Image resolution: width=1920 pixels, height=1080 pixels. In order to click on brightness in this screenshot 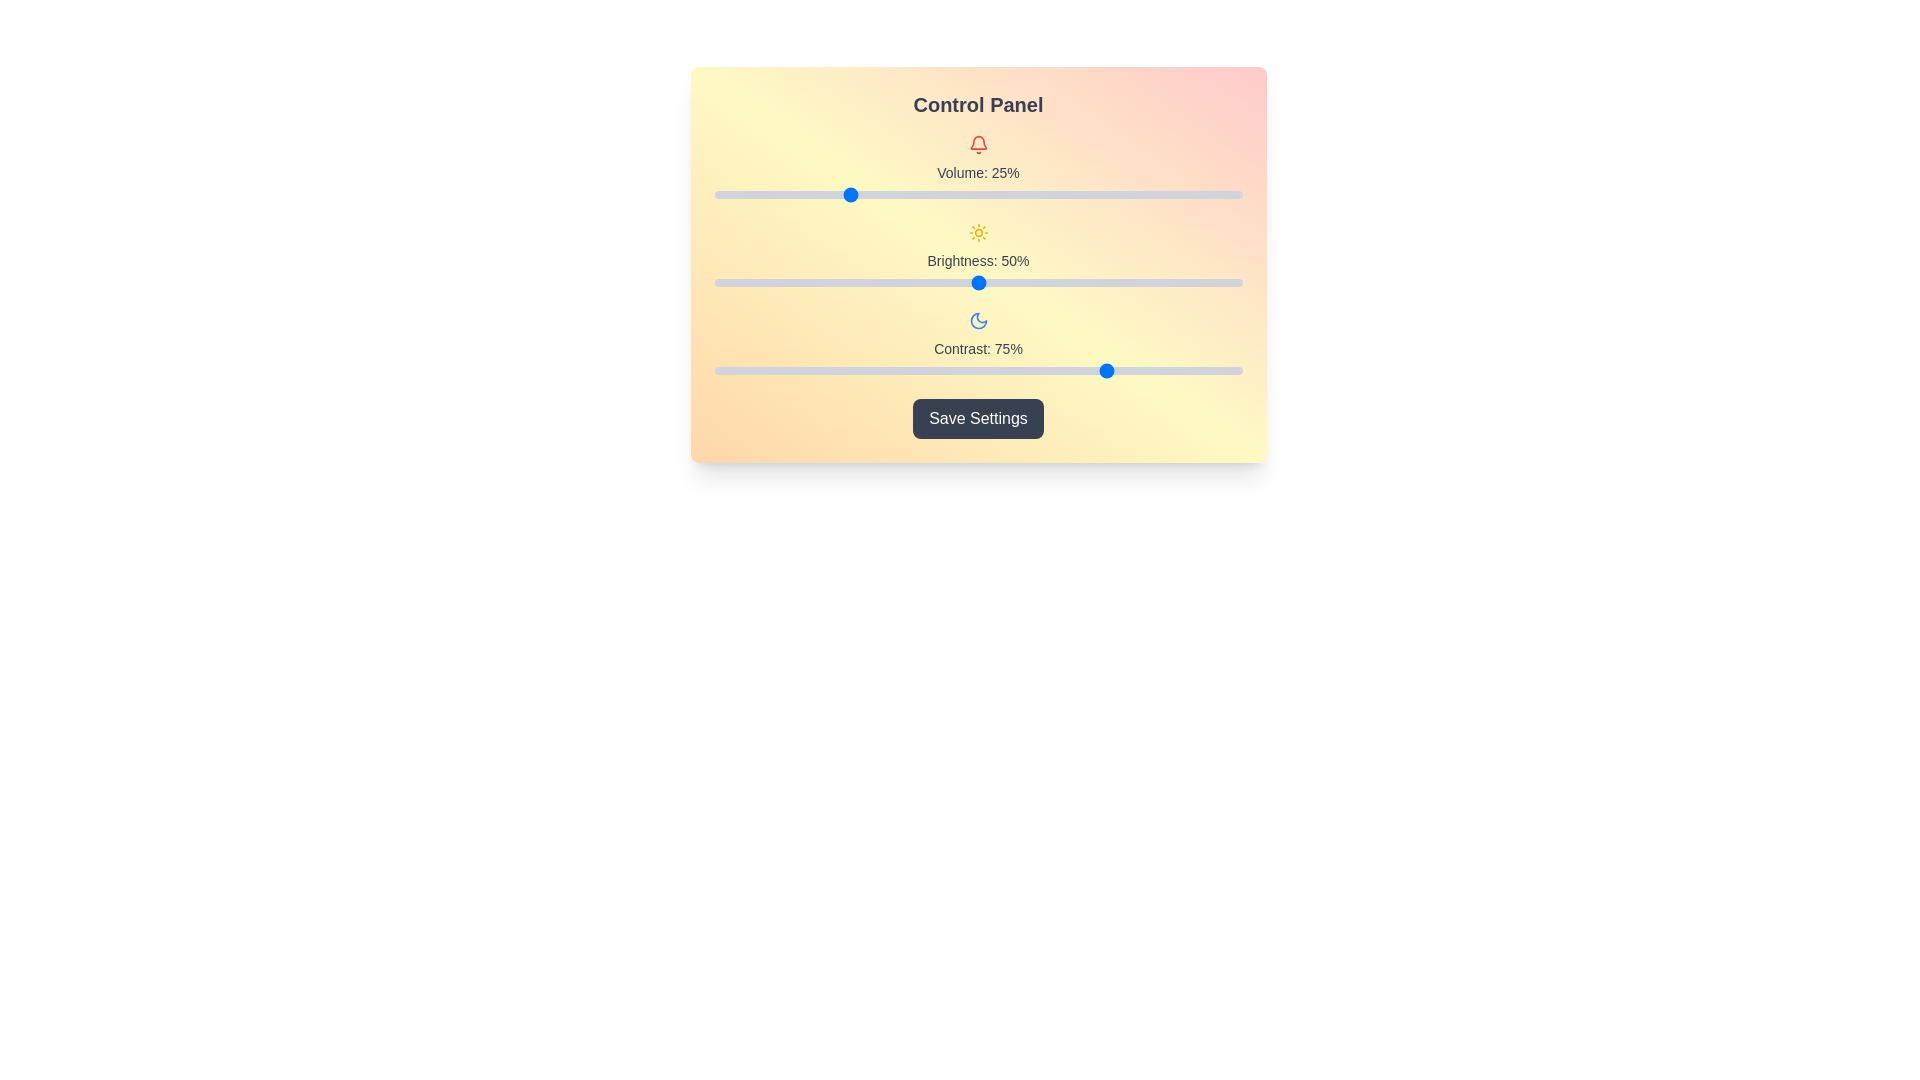, I will do `click(1104, 282)`.